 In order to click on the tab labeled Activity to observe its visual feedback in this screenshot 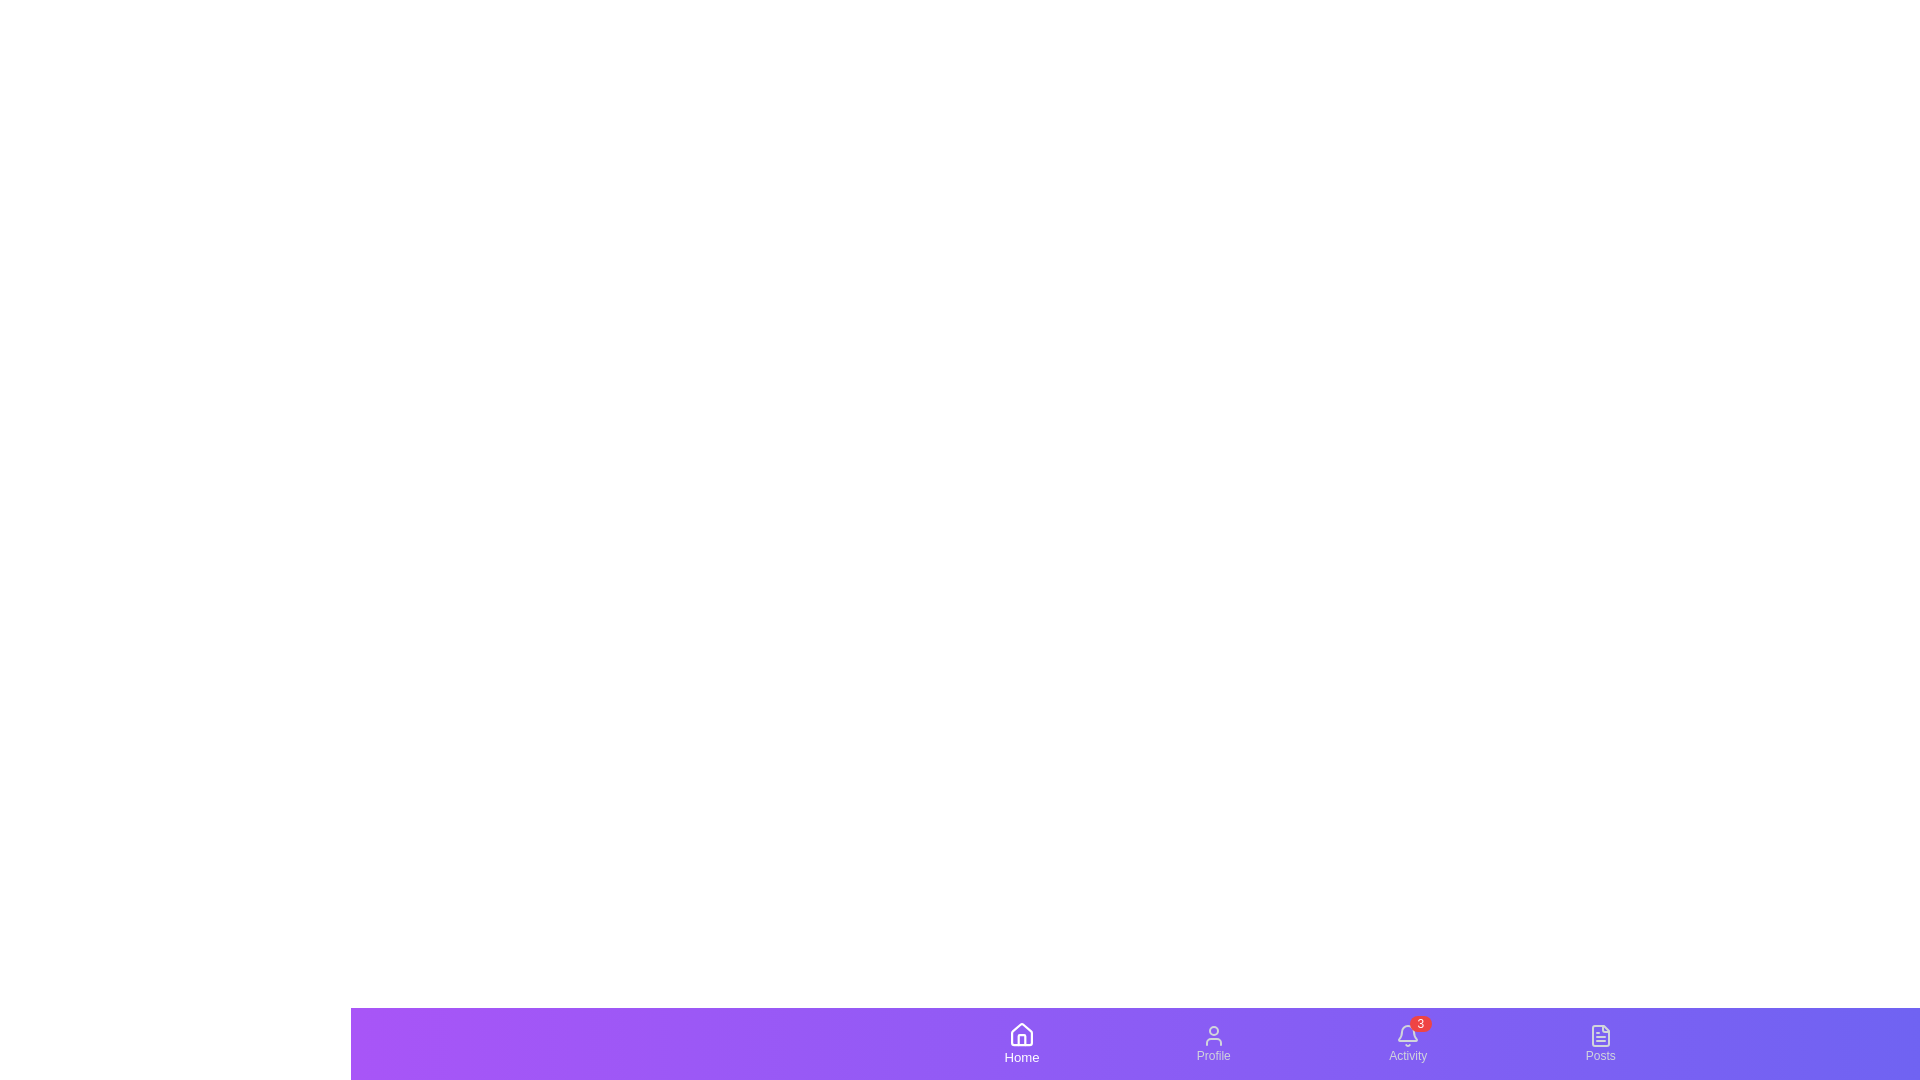, I will do `click(1406, 1043)`.